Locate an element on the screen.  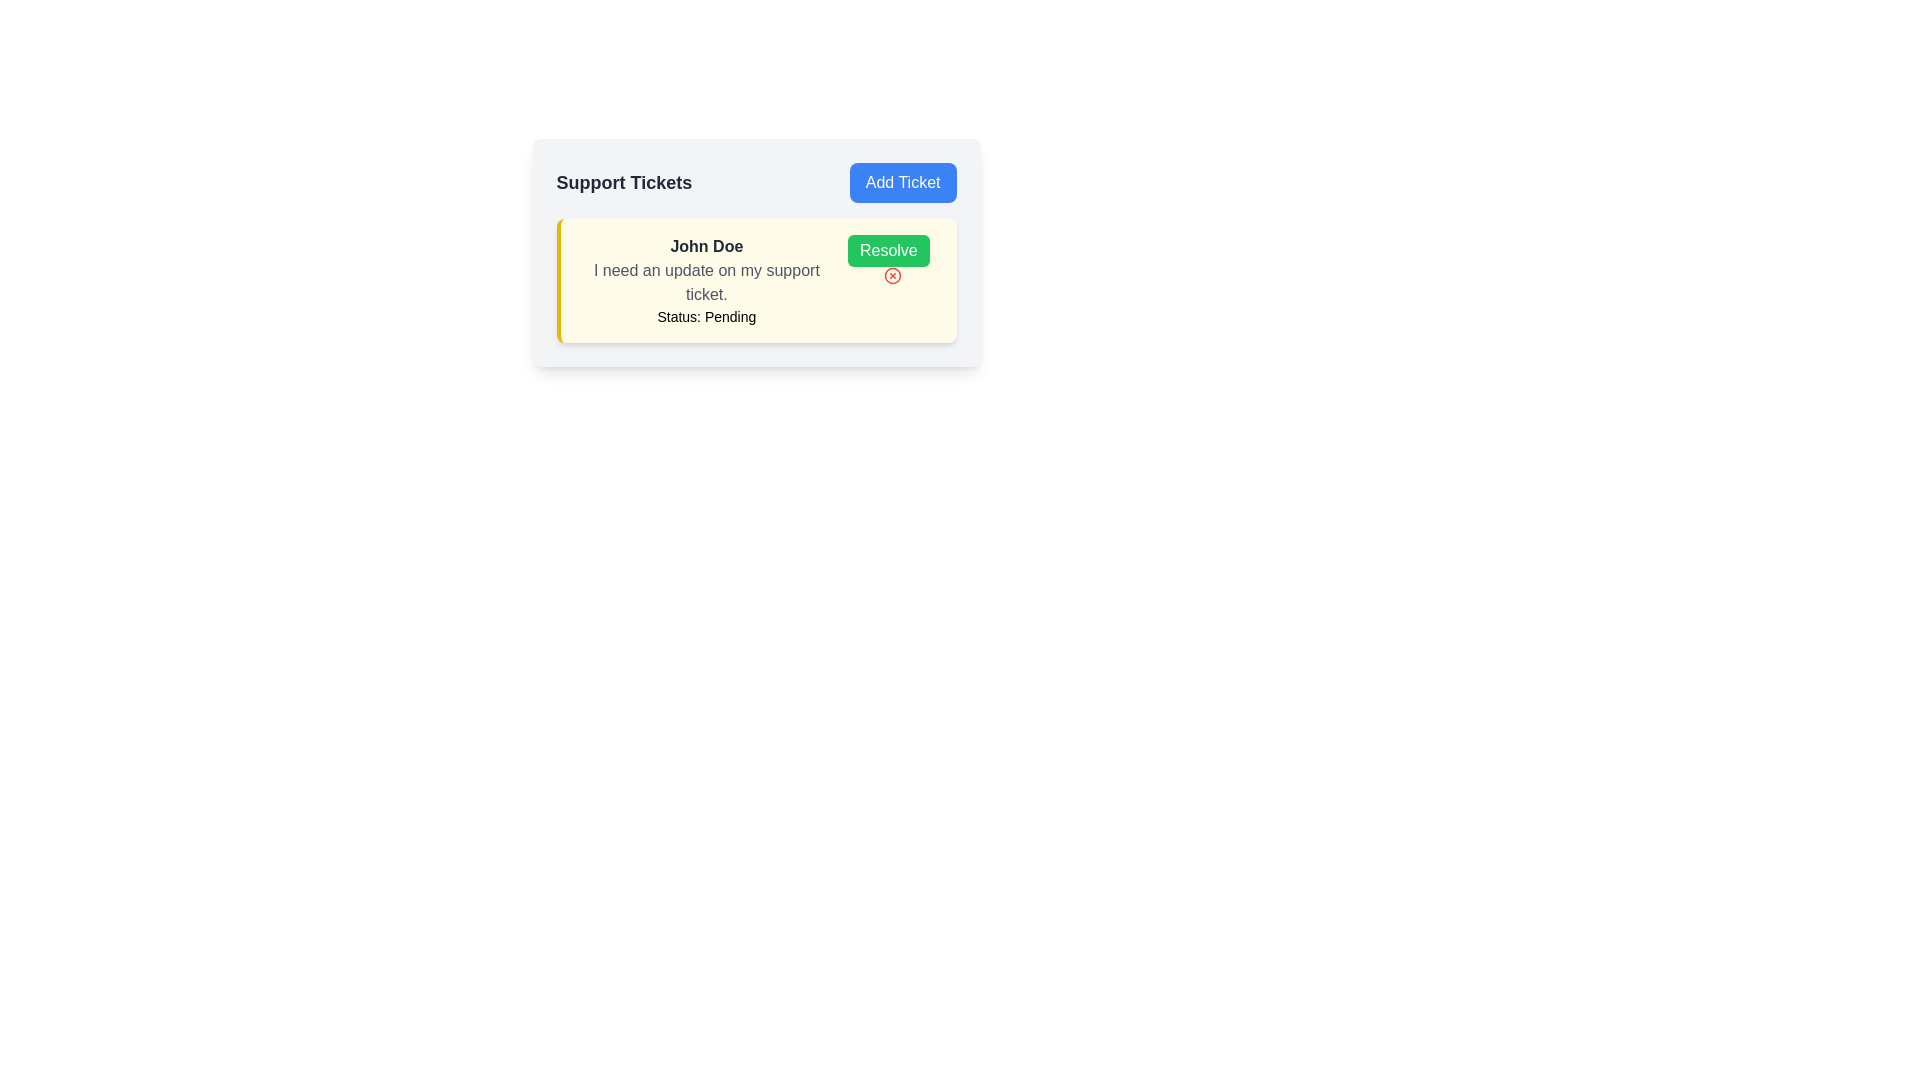
status displayed by the label showing 'Status: Pending', which is located below the name 'John Doe' in the 'Support Tickets' interface is located at coordinates (706, 315).